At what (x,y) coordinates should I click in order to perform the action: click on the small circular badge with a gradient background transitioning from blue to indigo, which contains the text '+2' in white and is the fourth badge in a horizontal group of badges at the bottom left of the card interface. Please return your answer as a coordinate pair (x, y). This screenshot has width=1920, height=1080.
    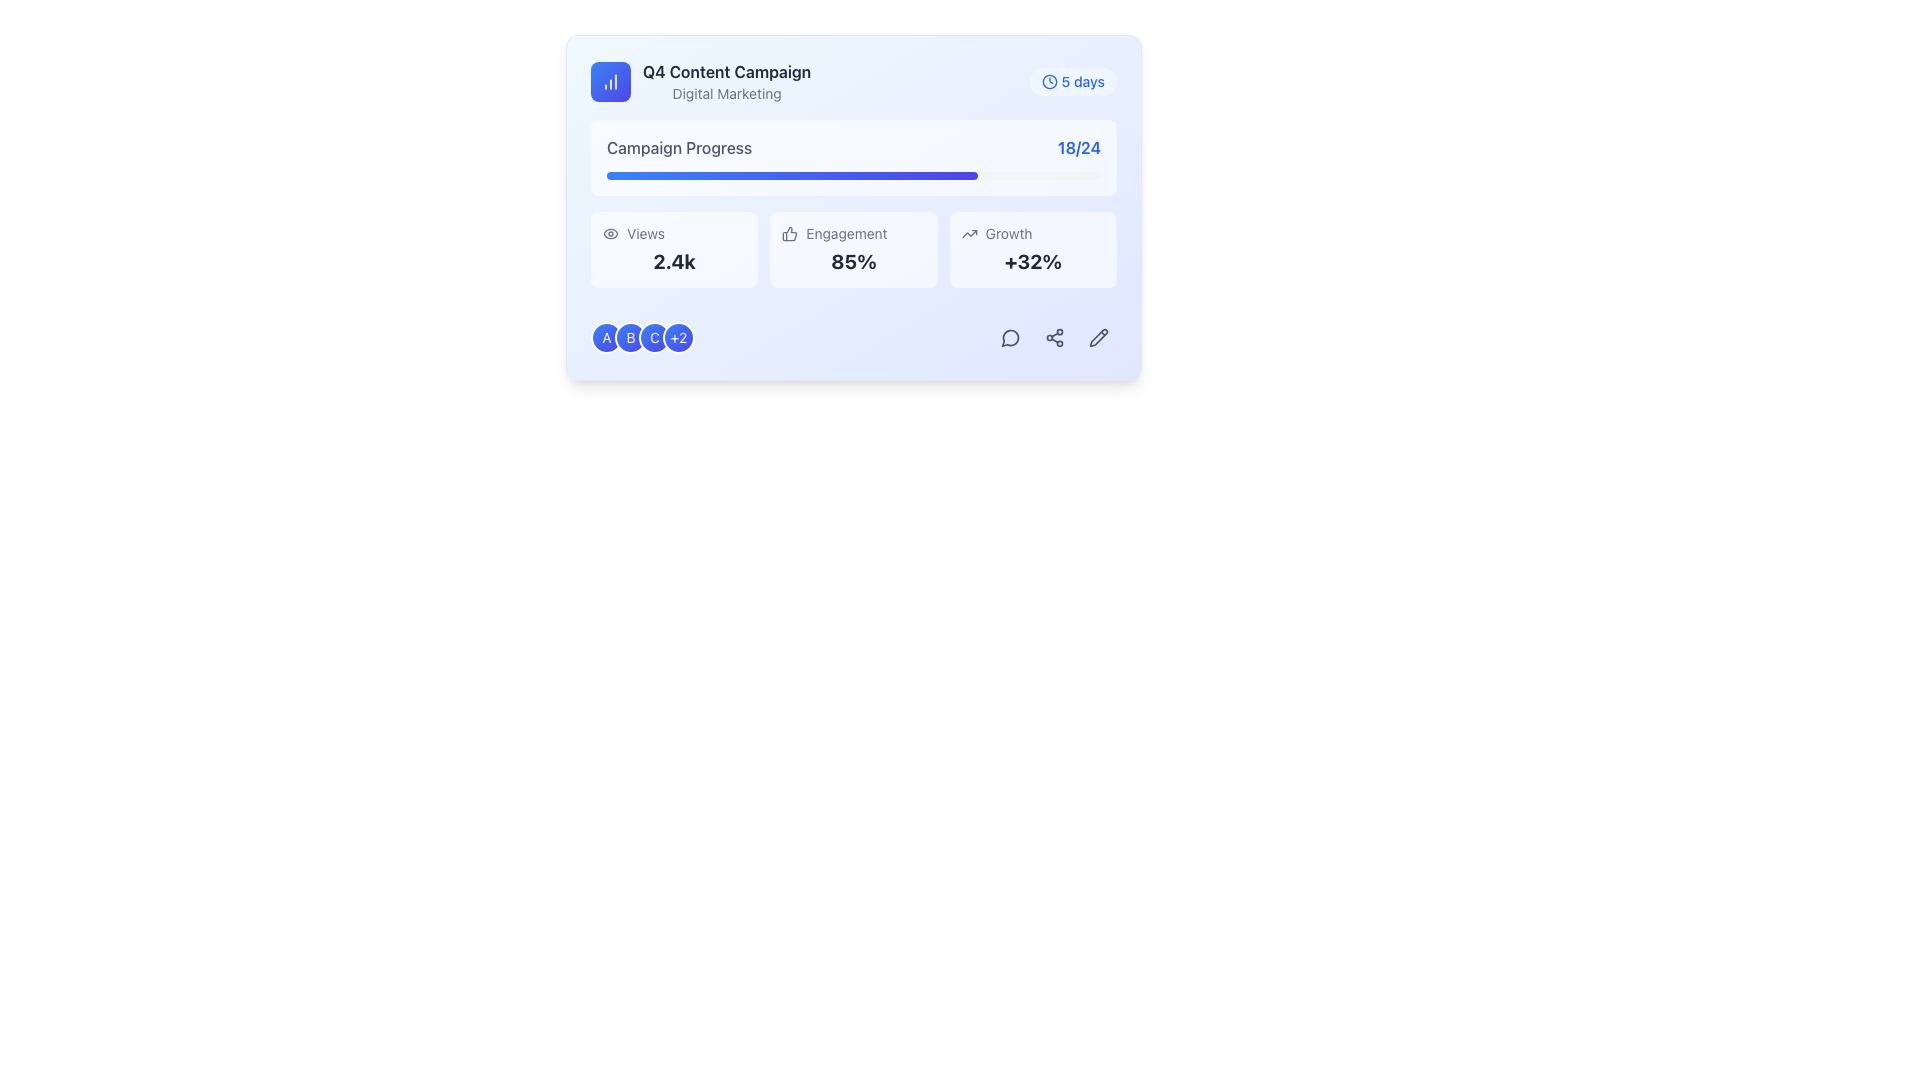
    Looking at the image, I should click on (678, 337).